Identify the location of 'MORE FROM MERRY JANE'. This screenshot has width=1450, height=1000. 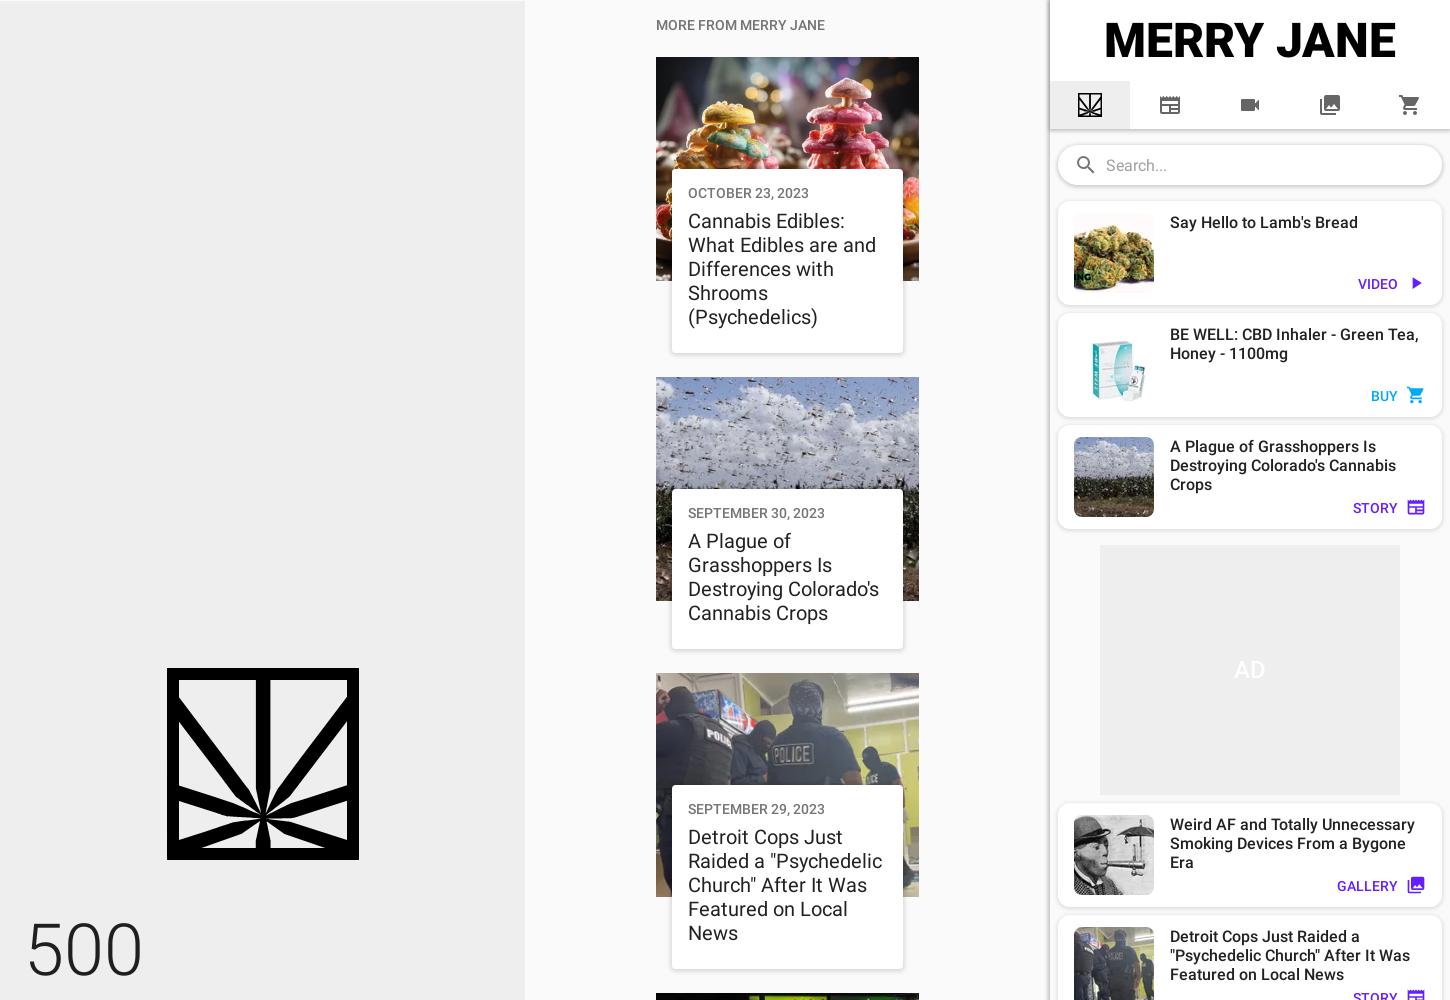
(654, 25).